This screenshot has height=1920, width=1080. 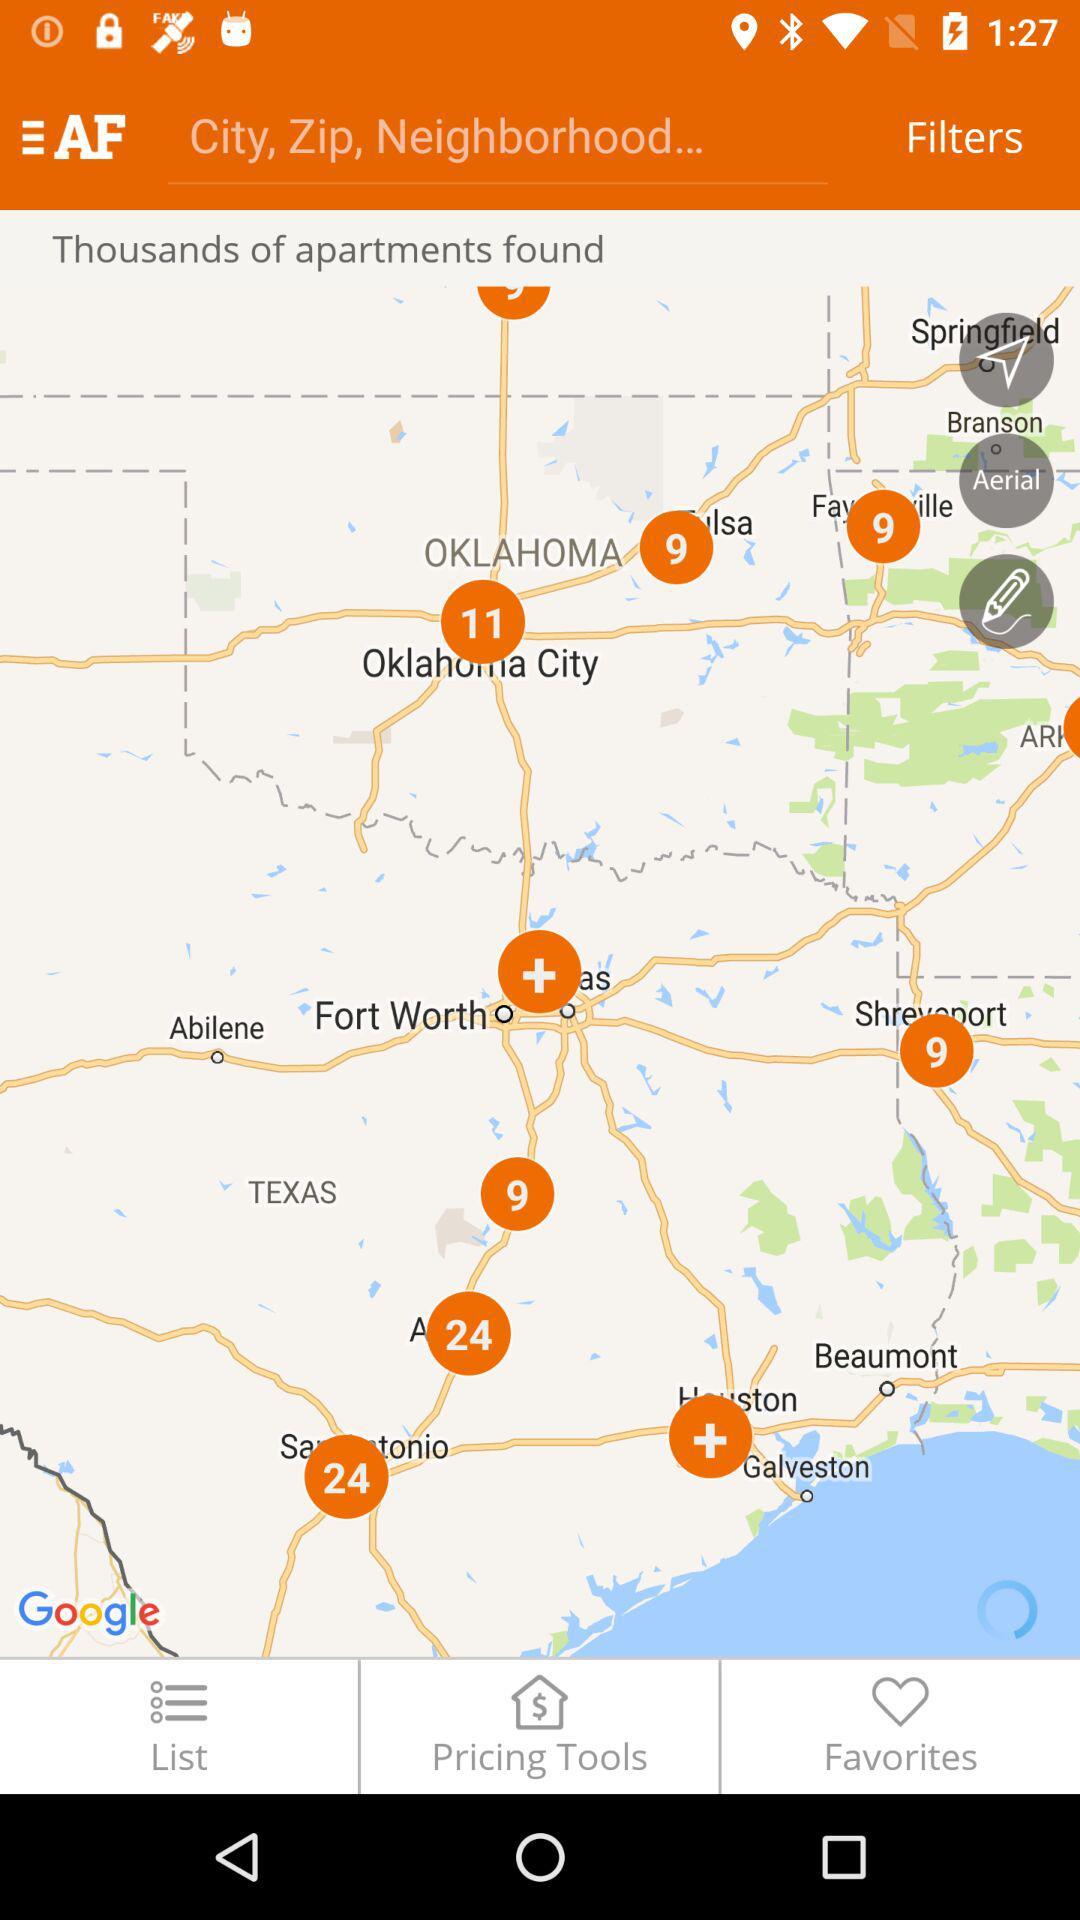 I want to click on the icon to the right of pricing tools icon, so click(x=900, y=1725).